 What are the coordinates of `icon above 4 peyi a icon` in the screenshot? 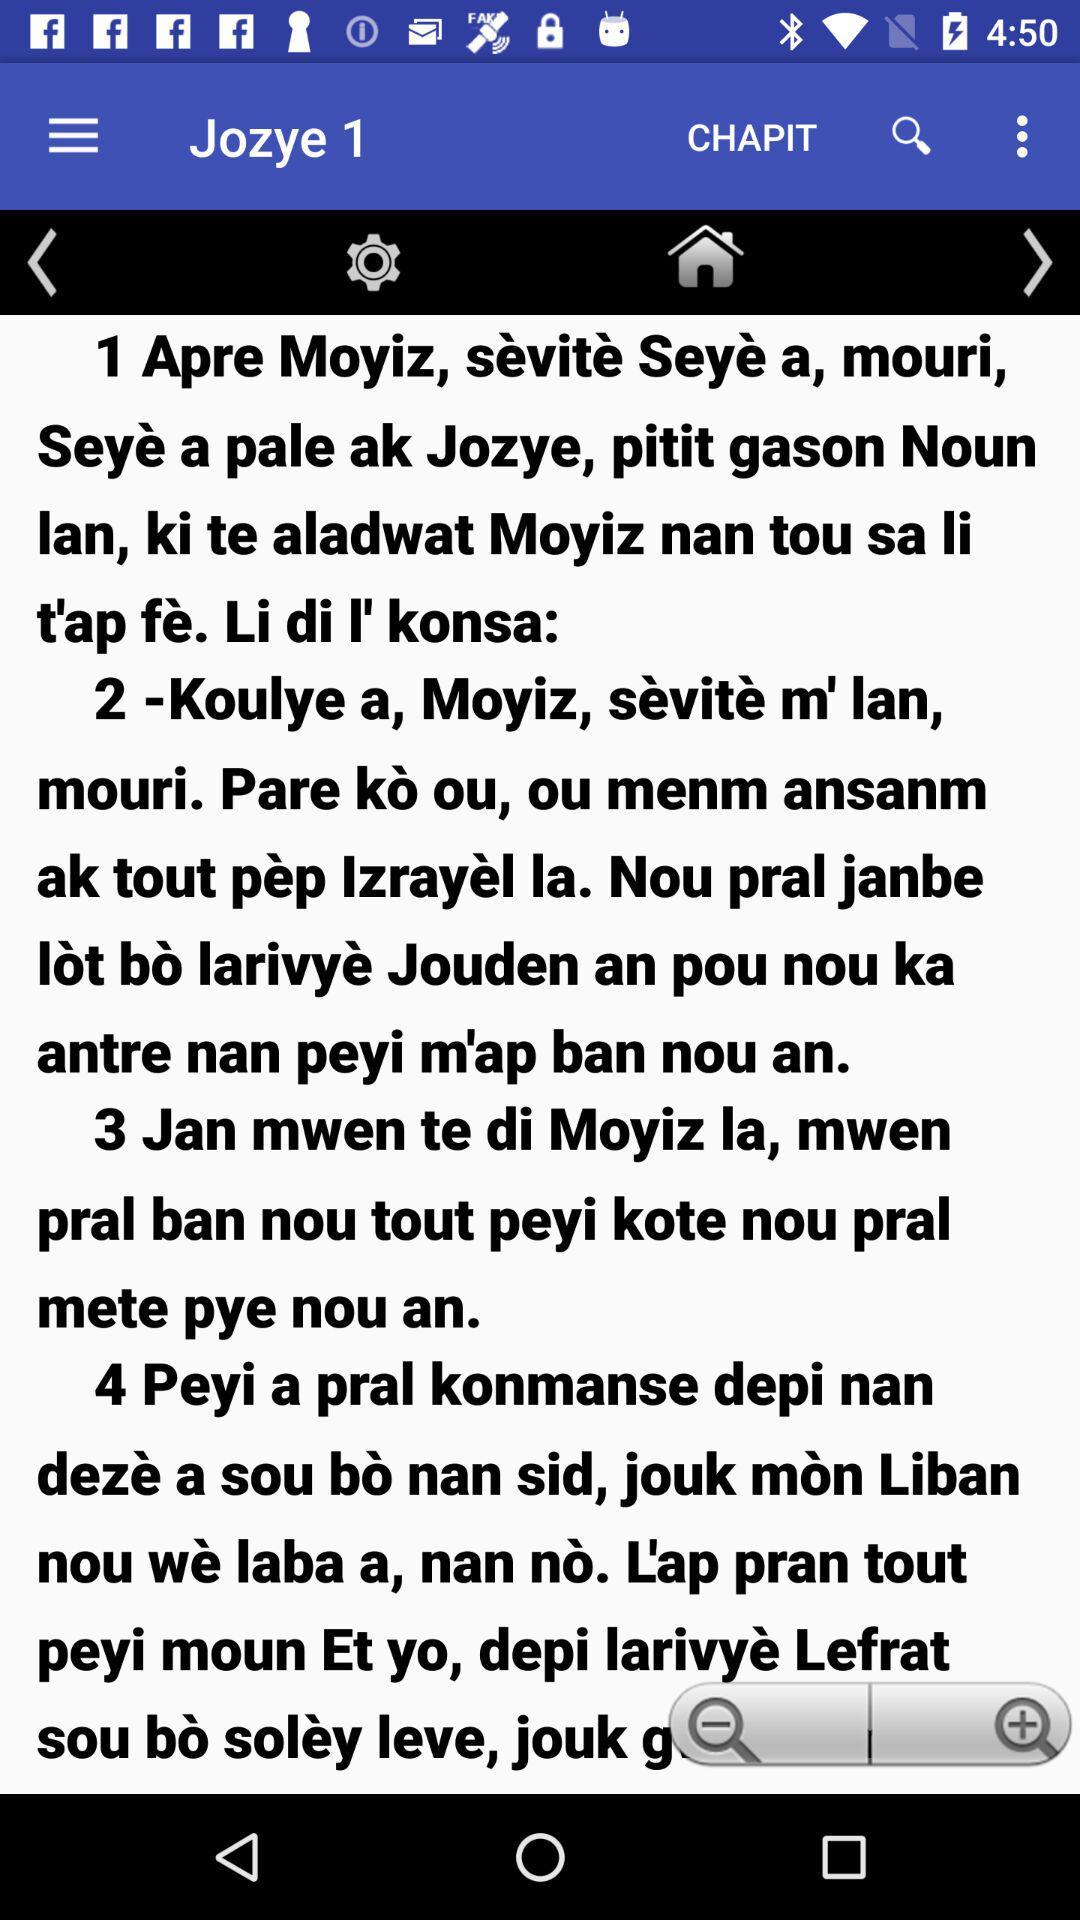 It's located at (540, 1214).